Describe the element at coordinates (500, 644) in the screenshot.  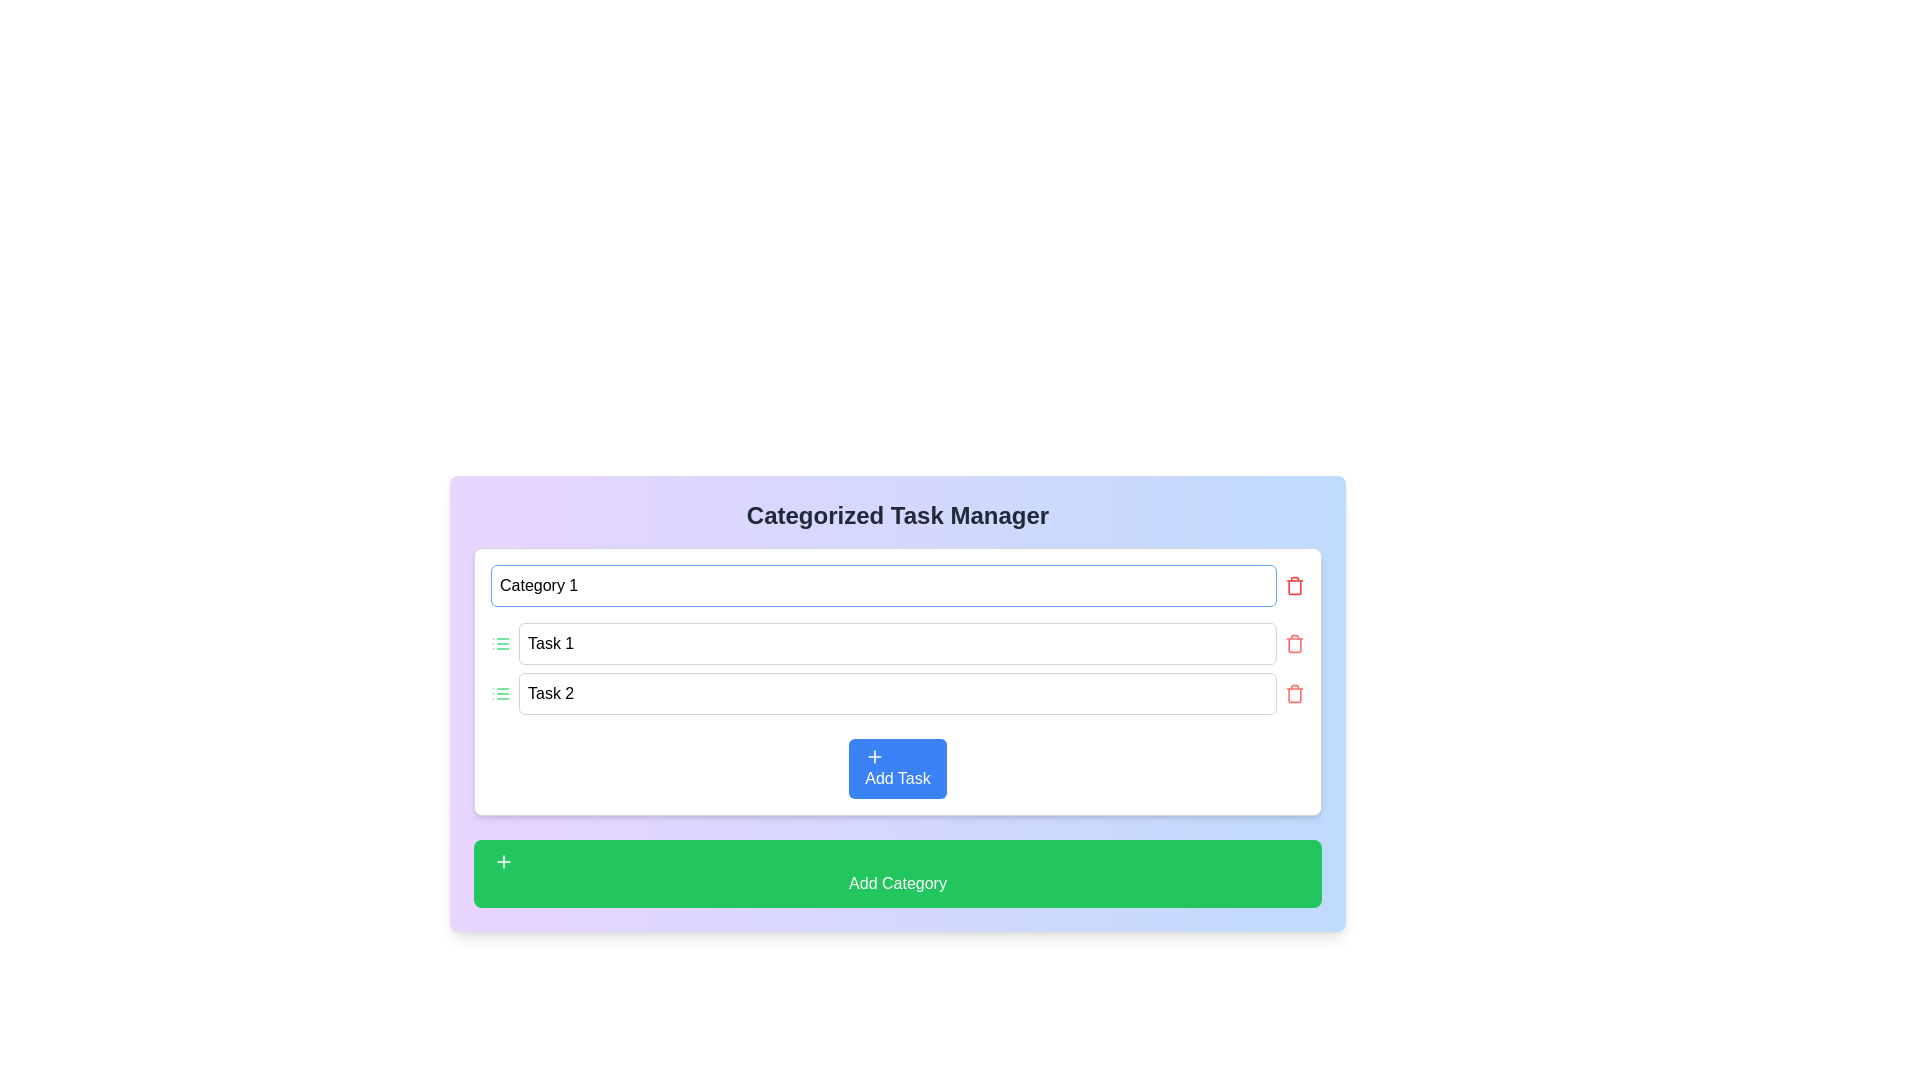
I see `the small horizontal list icon styled in green, located at the leftmost position in the row containing the text input field for the task 'Task 1'` at that location.